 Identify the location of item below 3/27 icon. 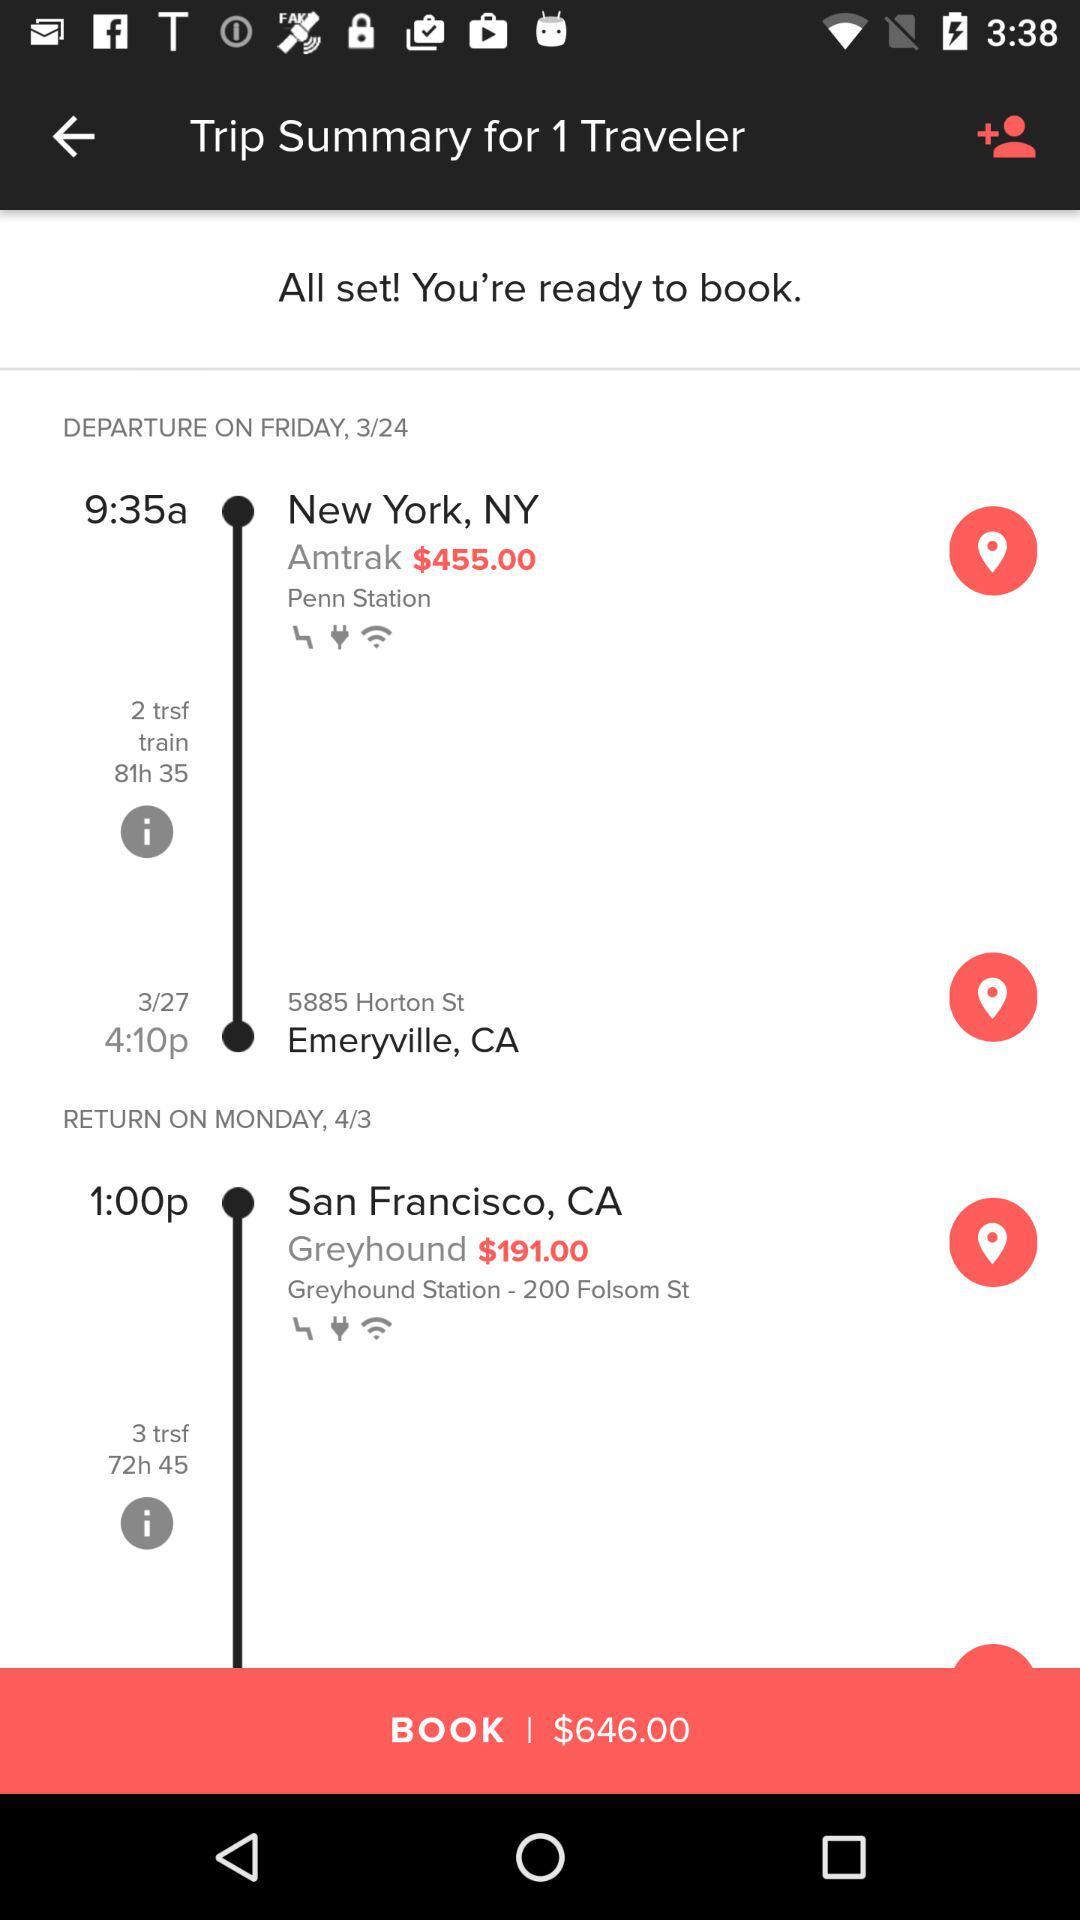
(145, 1040).